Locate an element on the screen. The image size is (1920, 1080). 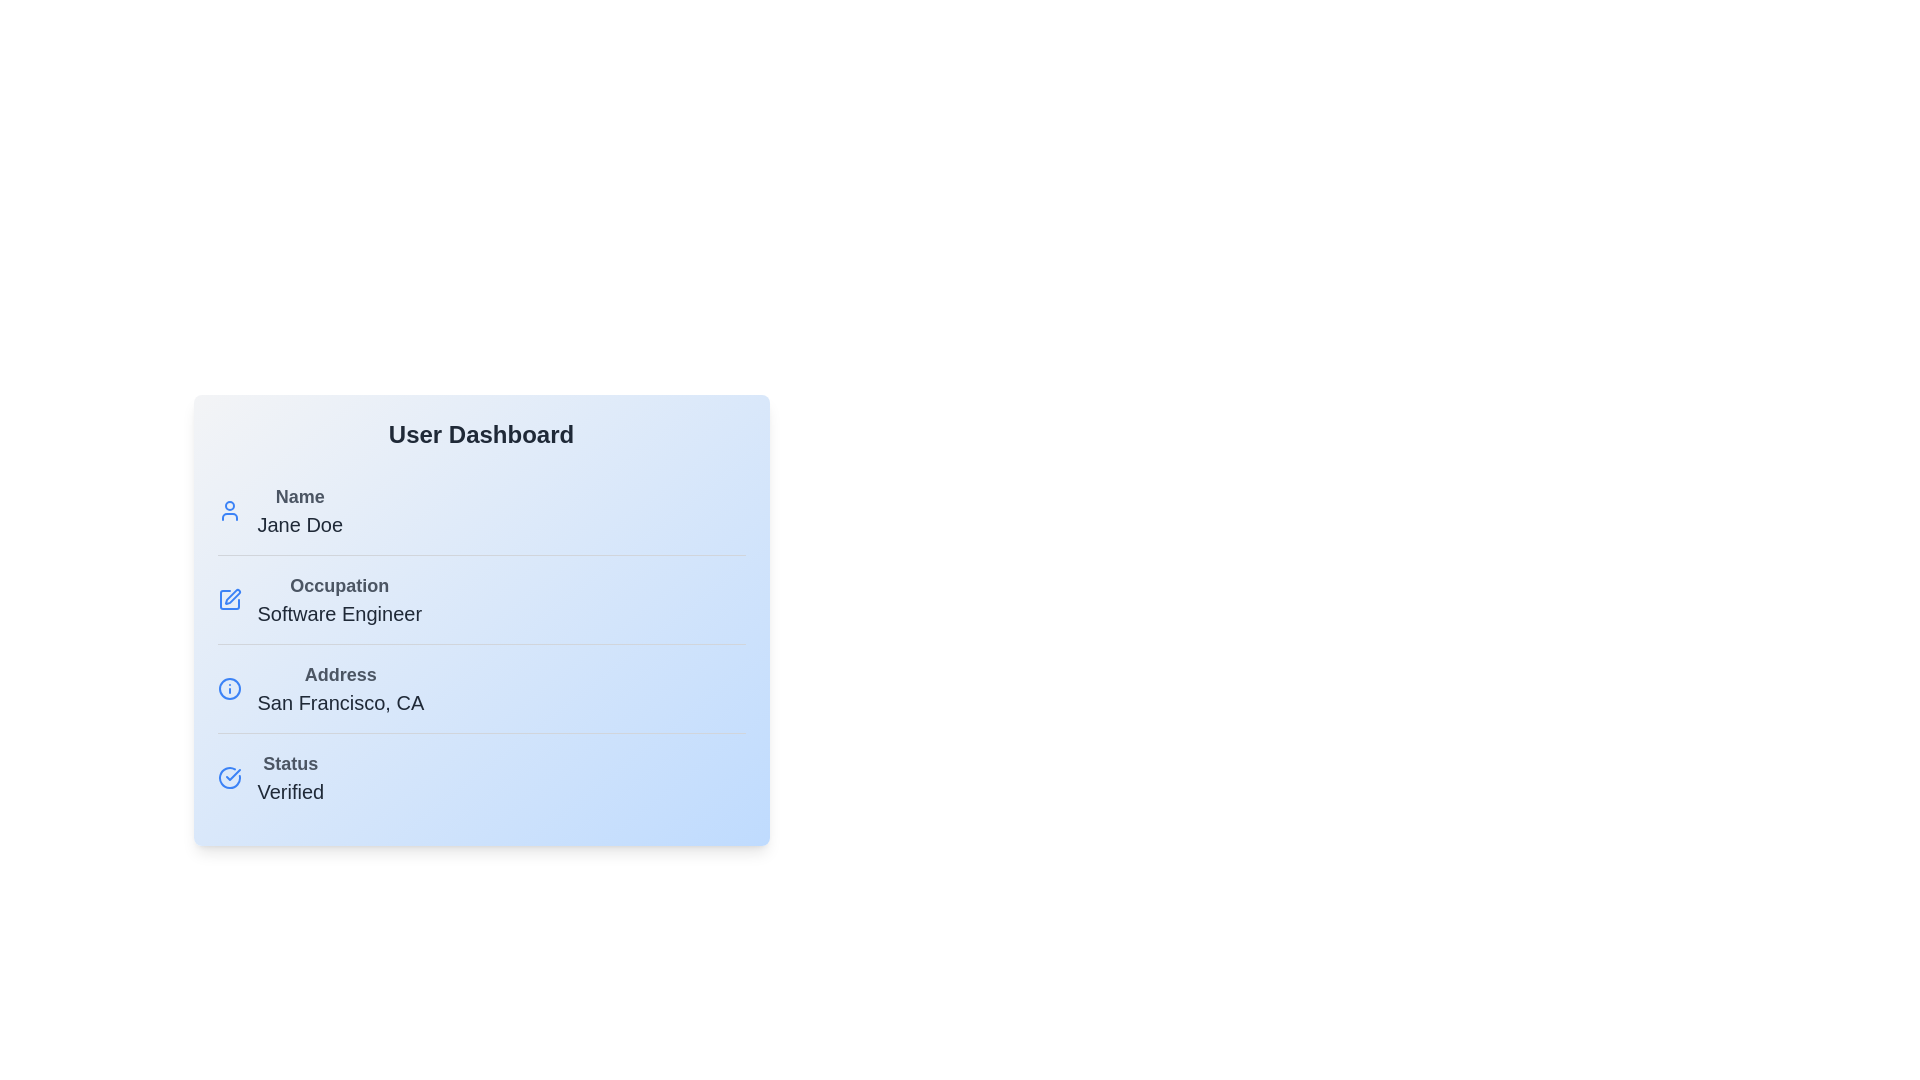
the user profile icon that visually represents 'Name' and 'Jane Doe', located to the far left of the text and aligned vertically with it is located at coordinates (229, 509).